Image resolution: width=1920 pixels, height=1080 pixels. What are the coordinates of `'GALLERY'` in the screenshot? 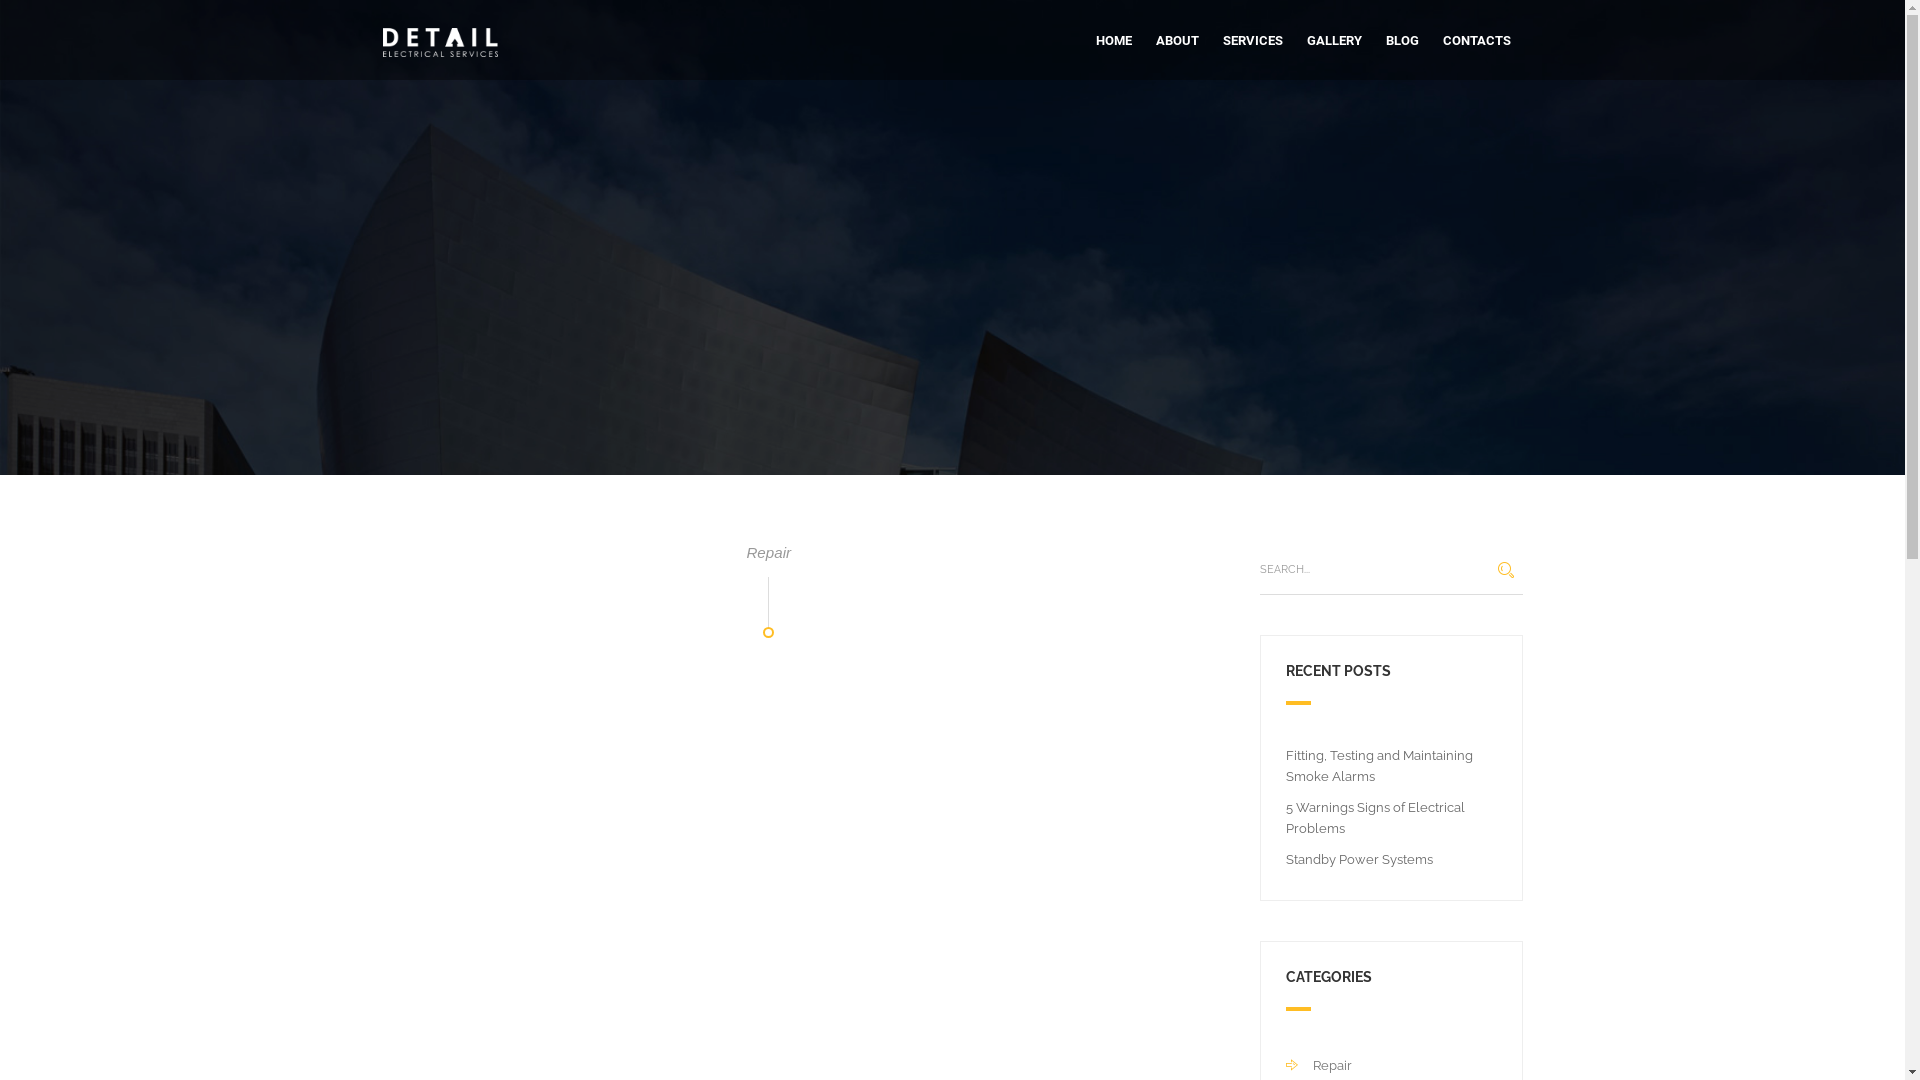 It's located at (1333, 41).